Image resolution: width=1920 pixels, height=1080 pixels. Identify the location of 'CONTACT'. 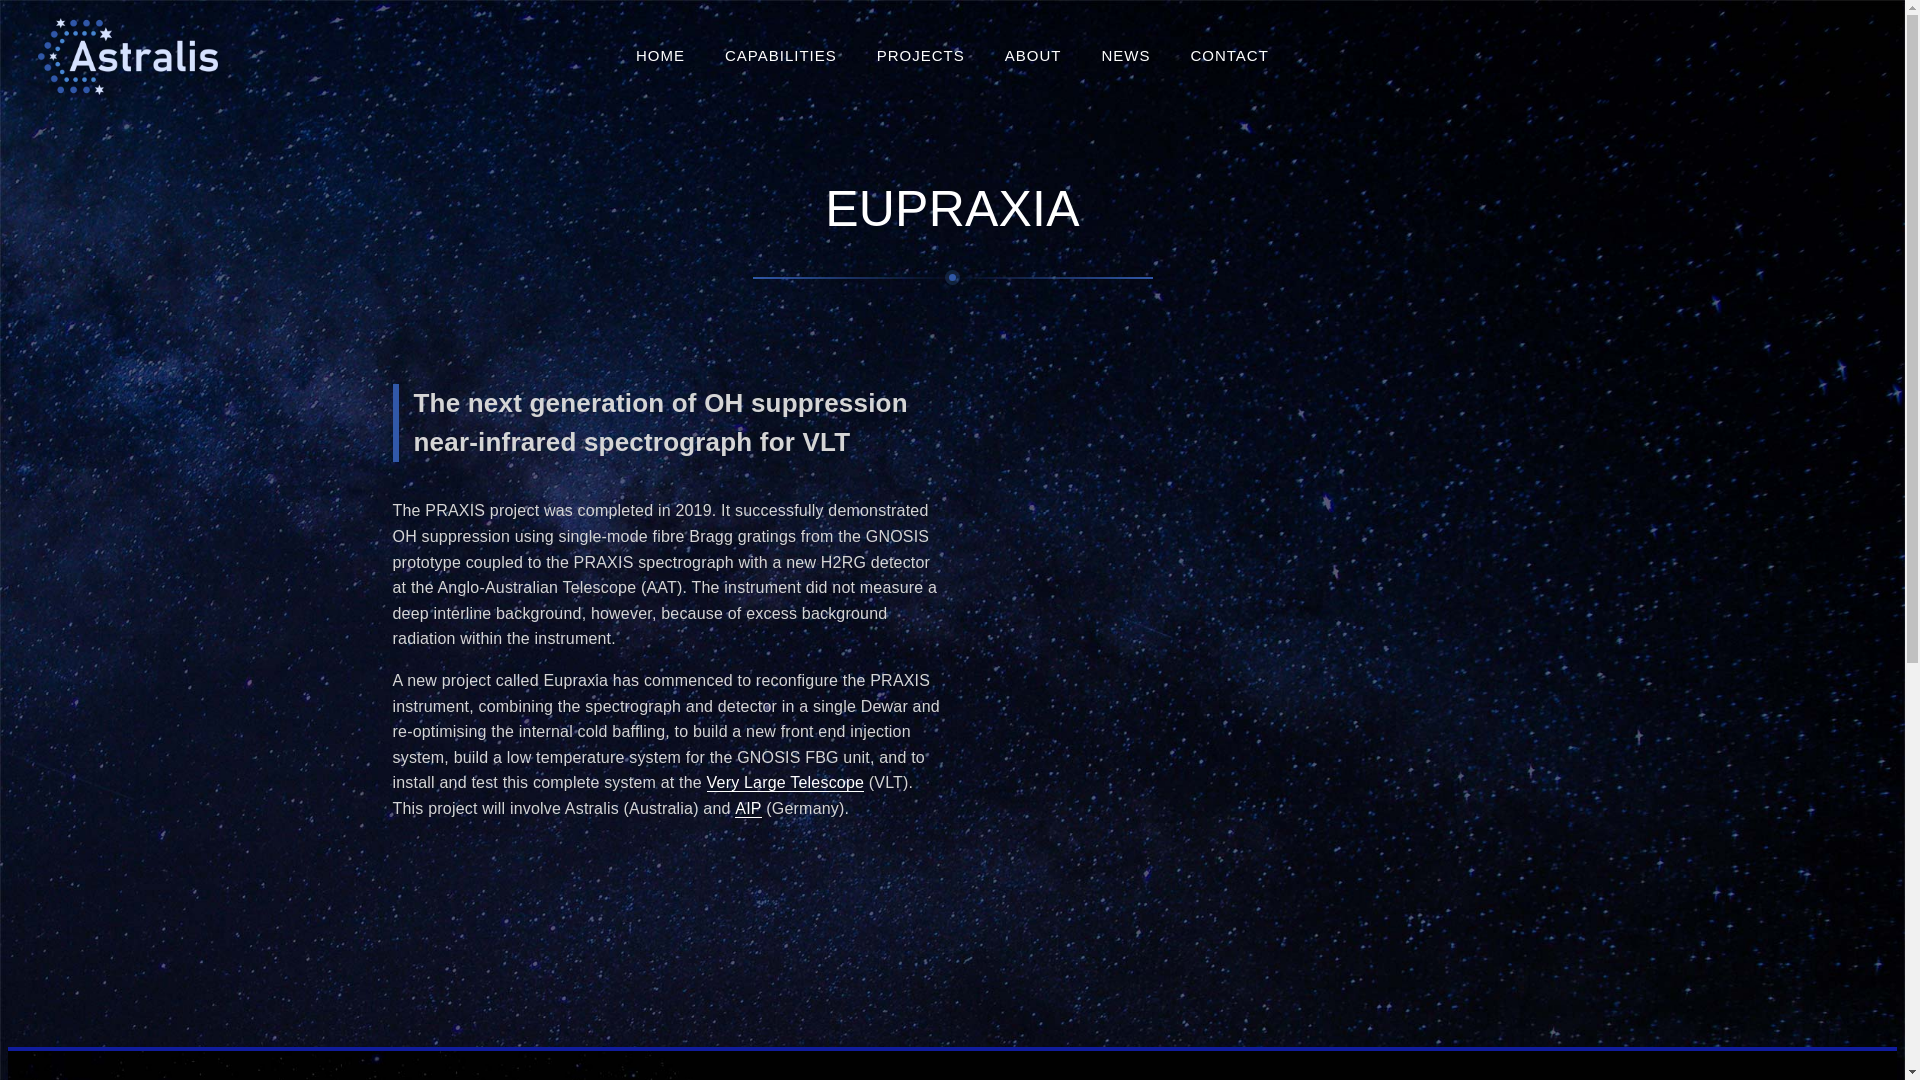
(1227, 55).